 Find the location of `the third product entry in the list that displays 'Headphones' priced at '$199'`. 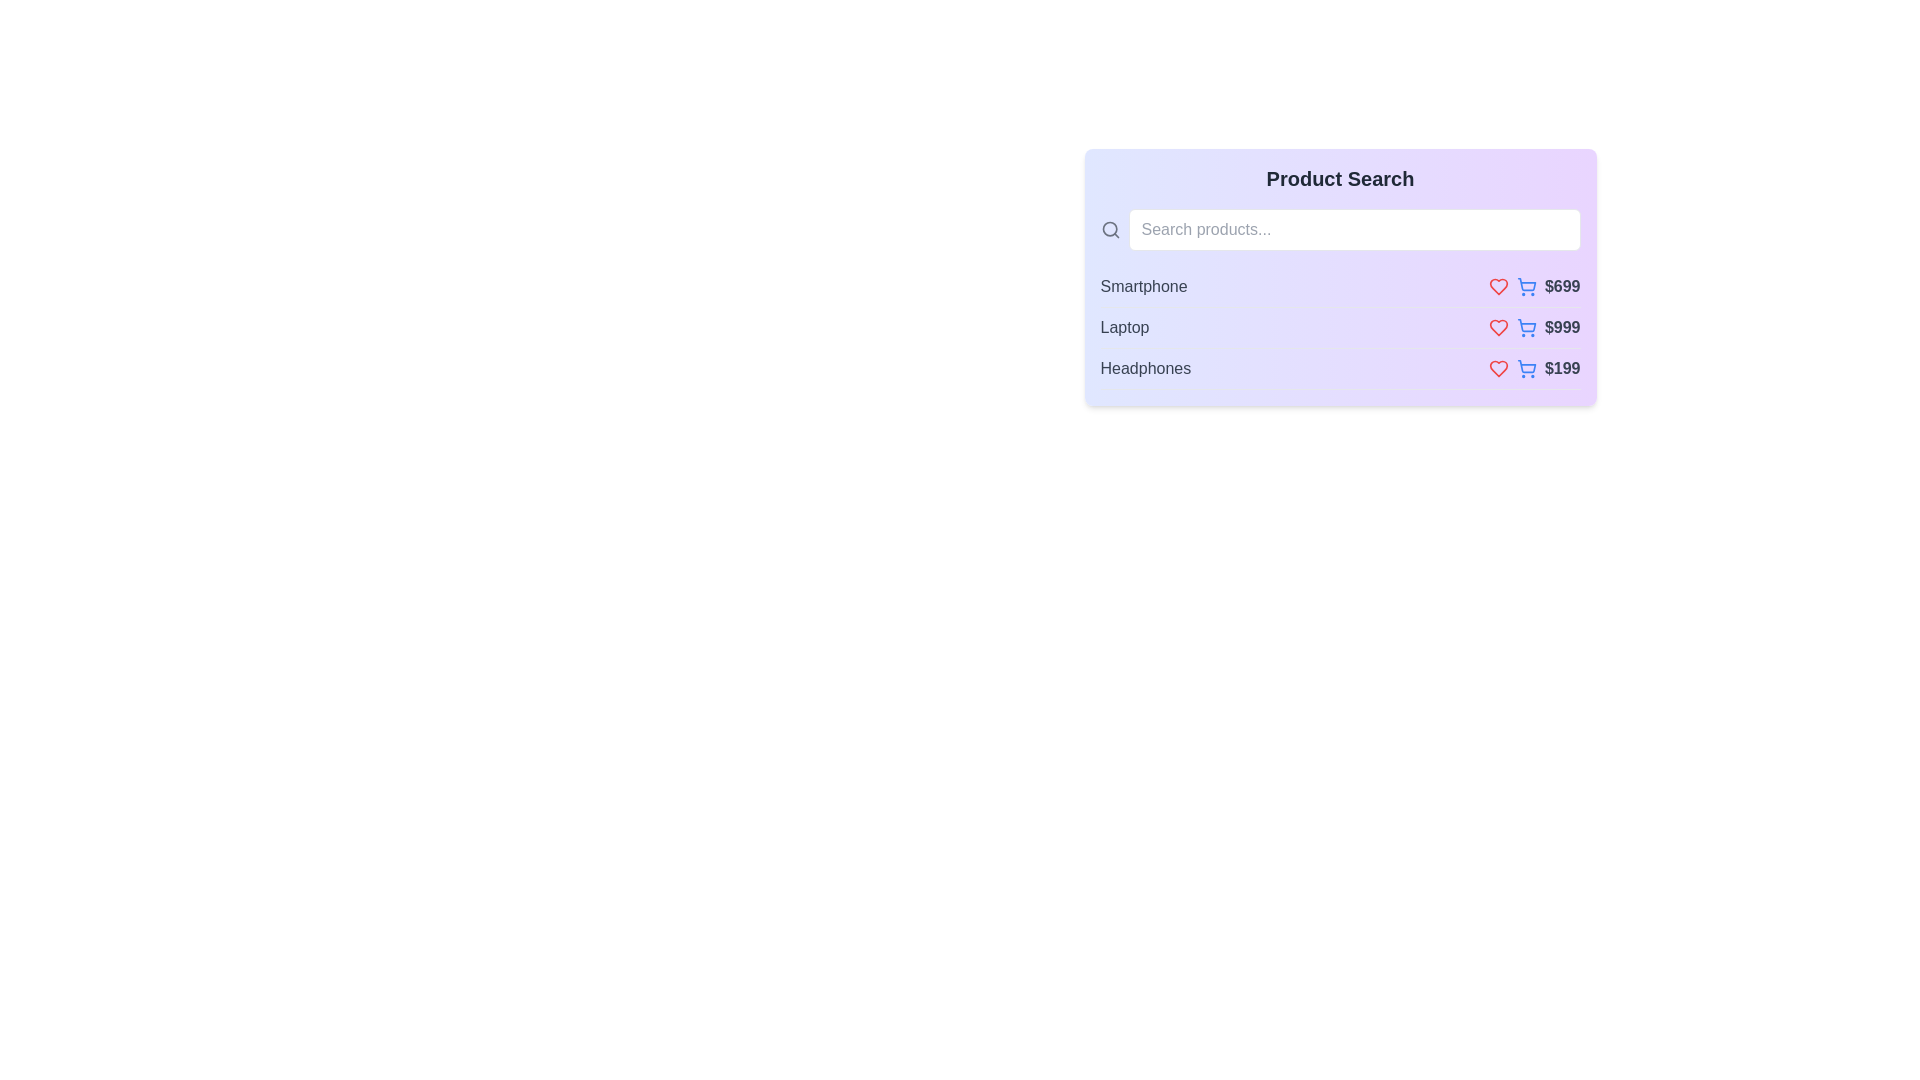

the third product entry in the list that displays 'Headphones' priced at '$199' is located at coordinates (1340, 369).